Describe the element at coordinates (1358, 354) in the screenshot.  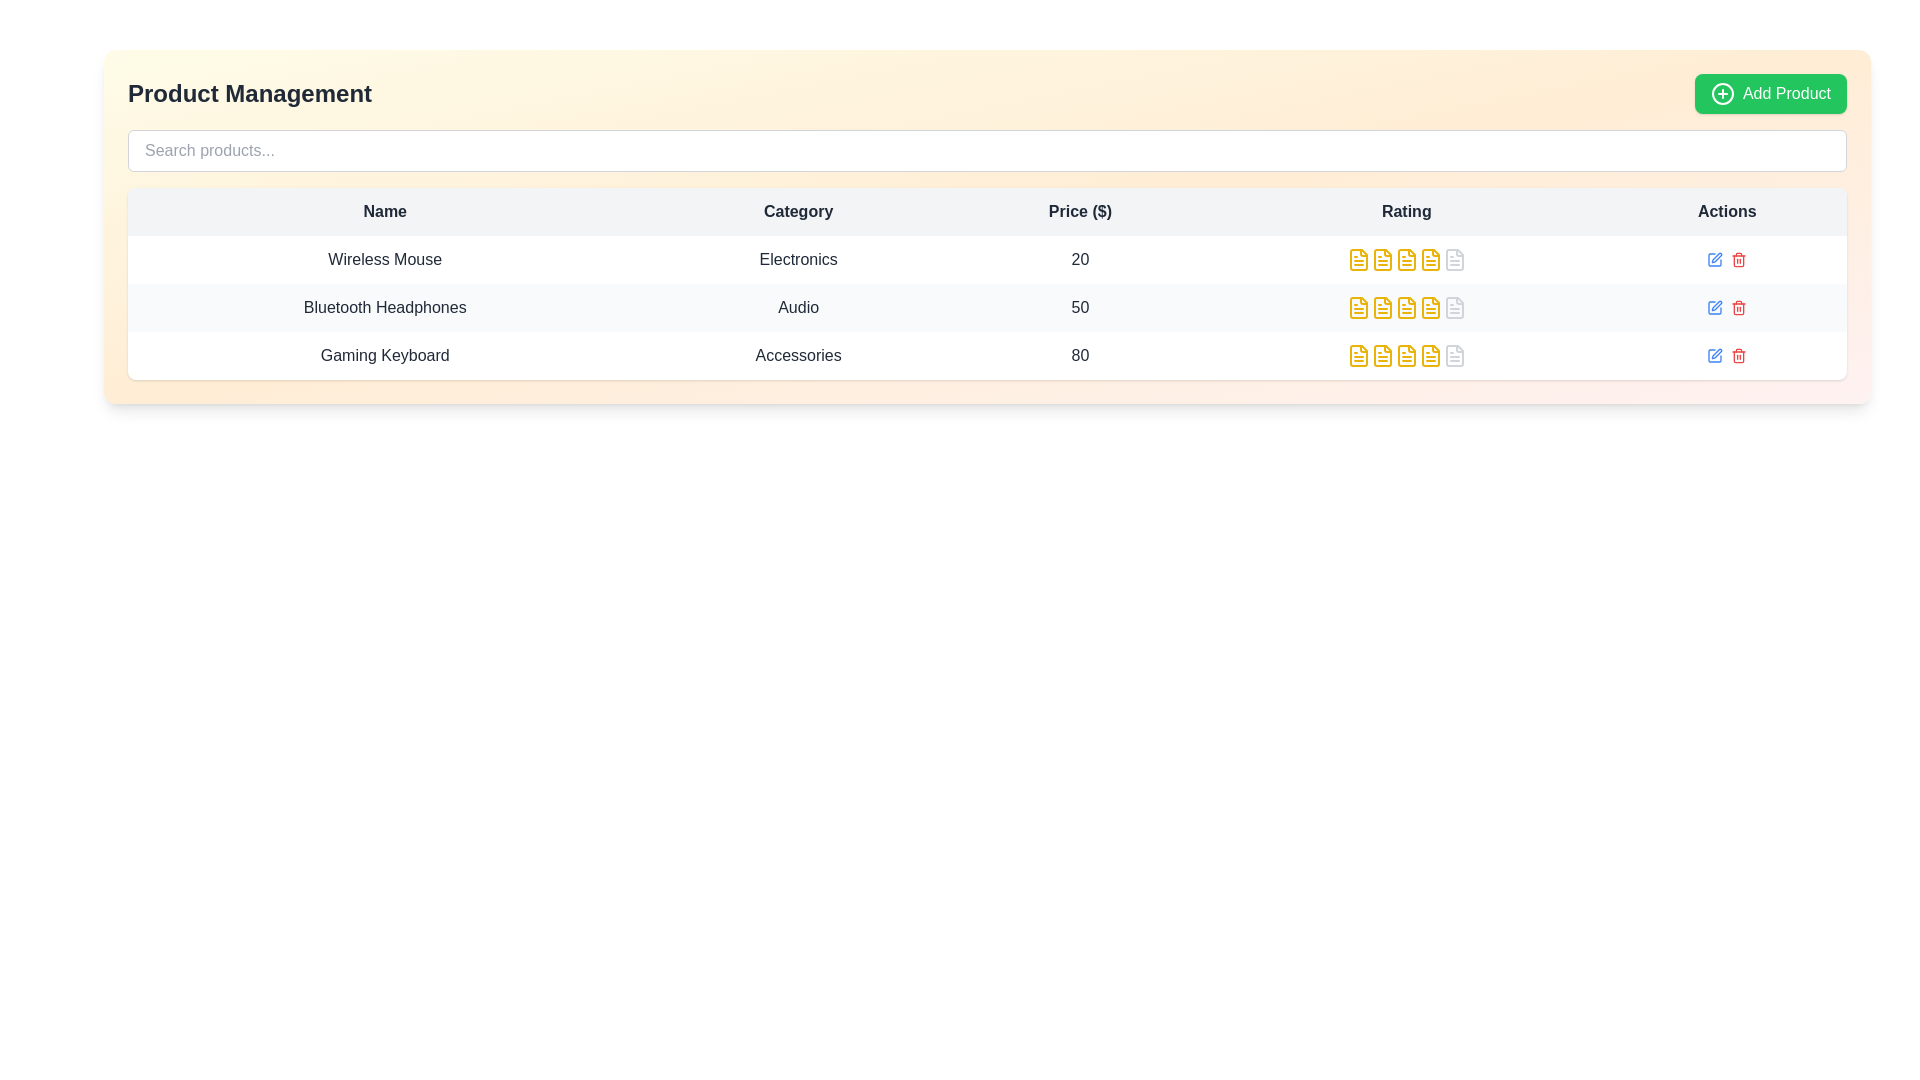
I see `document or file icon representing the rating for the 'Gaming Keyboard' product, which is the third icon from the left in the 'Rating' column` at that location.